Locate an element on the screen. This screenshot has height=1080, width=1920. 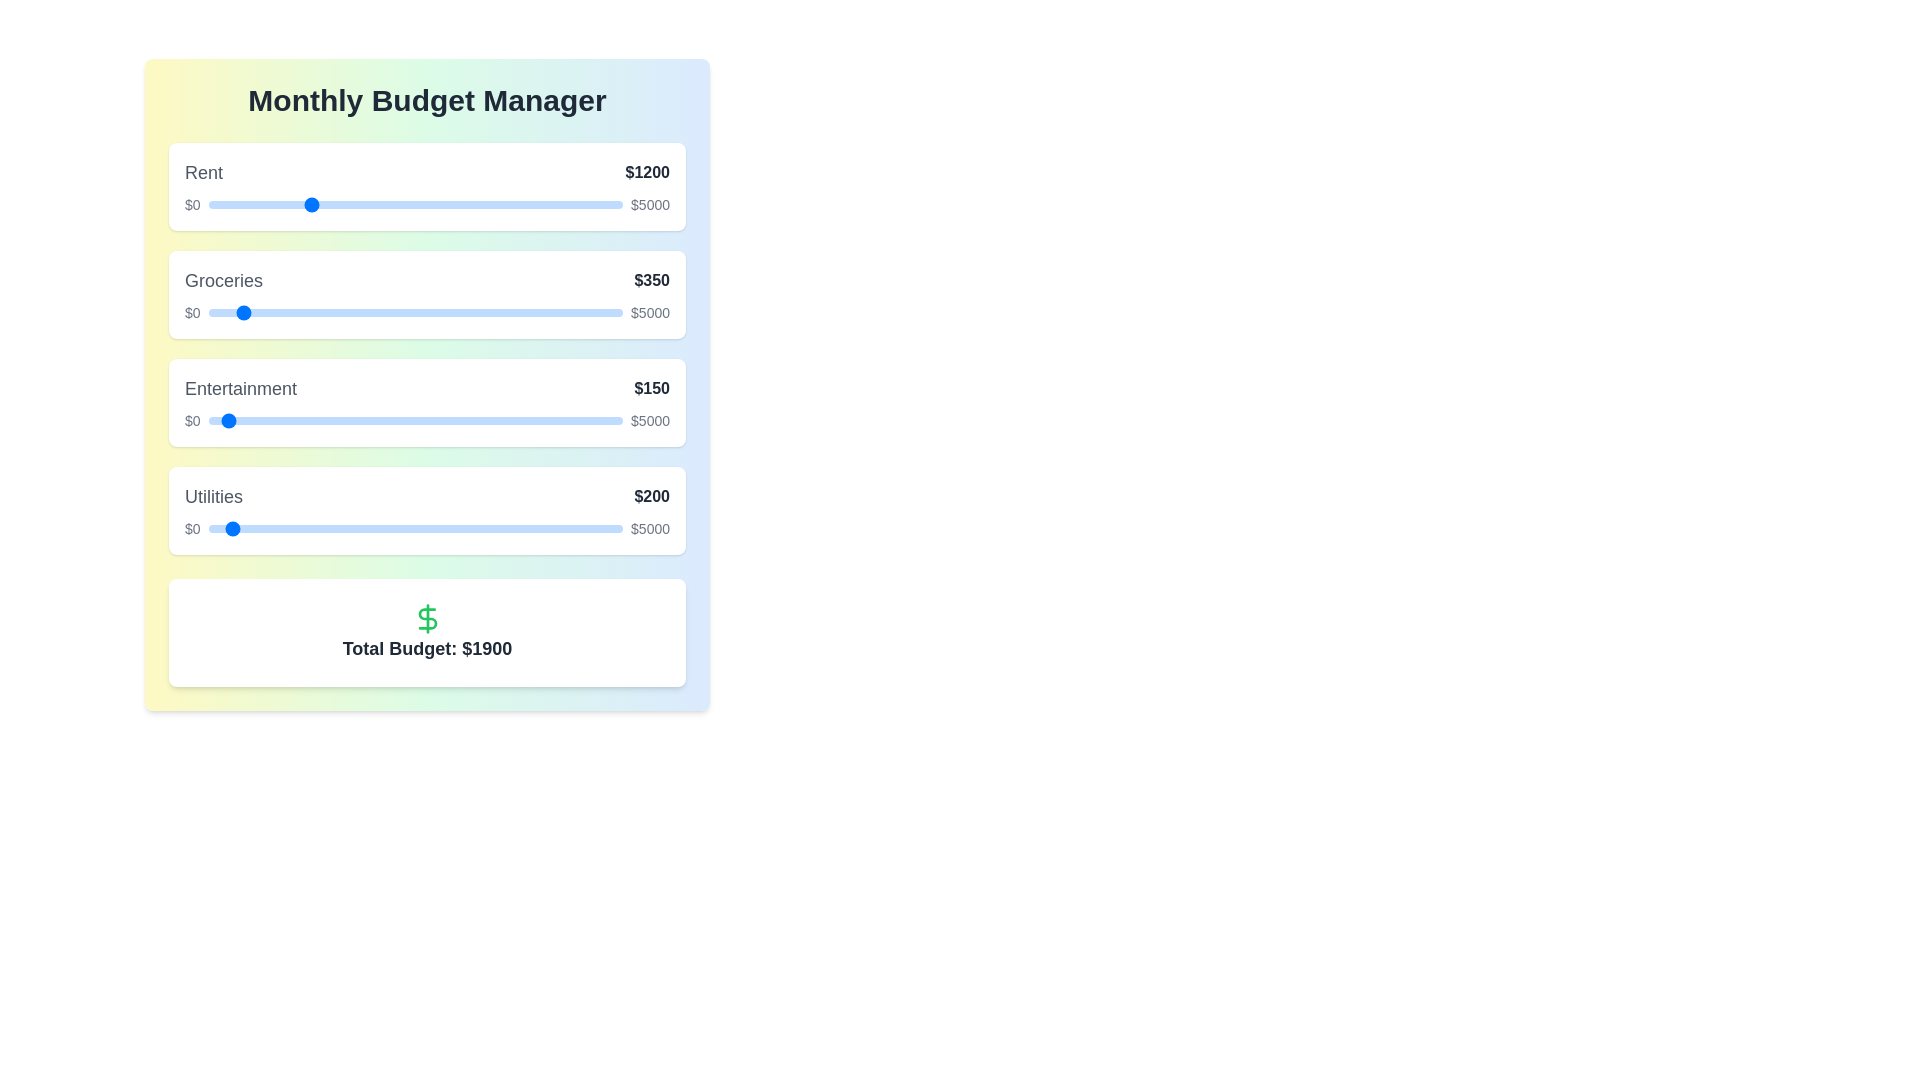
the text label displaying the word 'Rent', which is styled in grayish color and located in a budget management interface is located at coordinates (204, 172).